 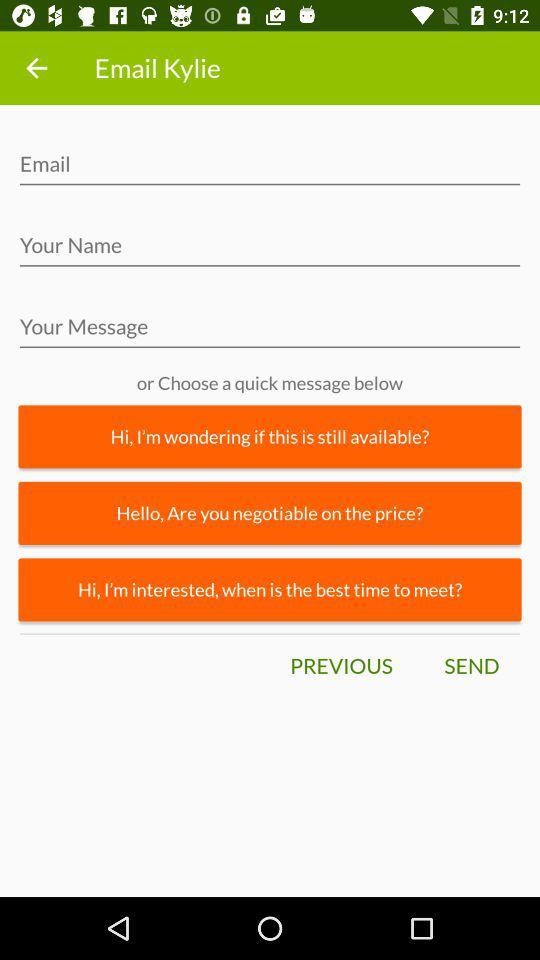 What do you see at coordinates (471, 666) in the screenshot?
I see `send` at bounding box center [471, 666].